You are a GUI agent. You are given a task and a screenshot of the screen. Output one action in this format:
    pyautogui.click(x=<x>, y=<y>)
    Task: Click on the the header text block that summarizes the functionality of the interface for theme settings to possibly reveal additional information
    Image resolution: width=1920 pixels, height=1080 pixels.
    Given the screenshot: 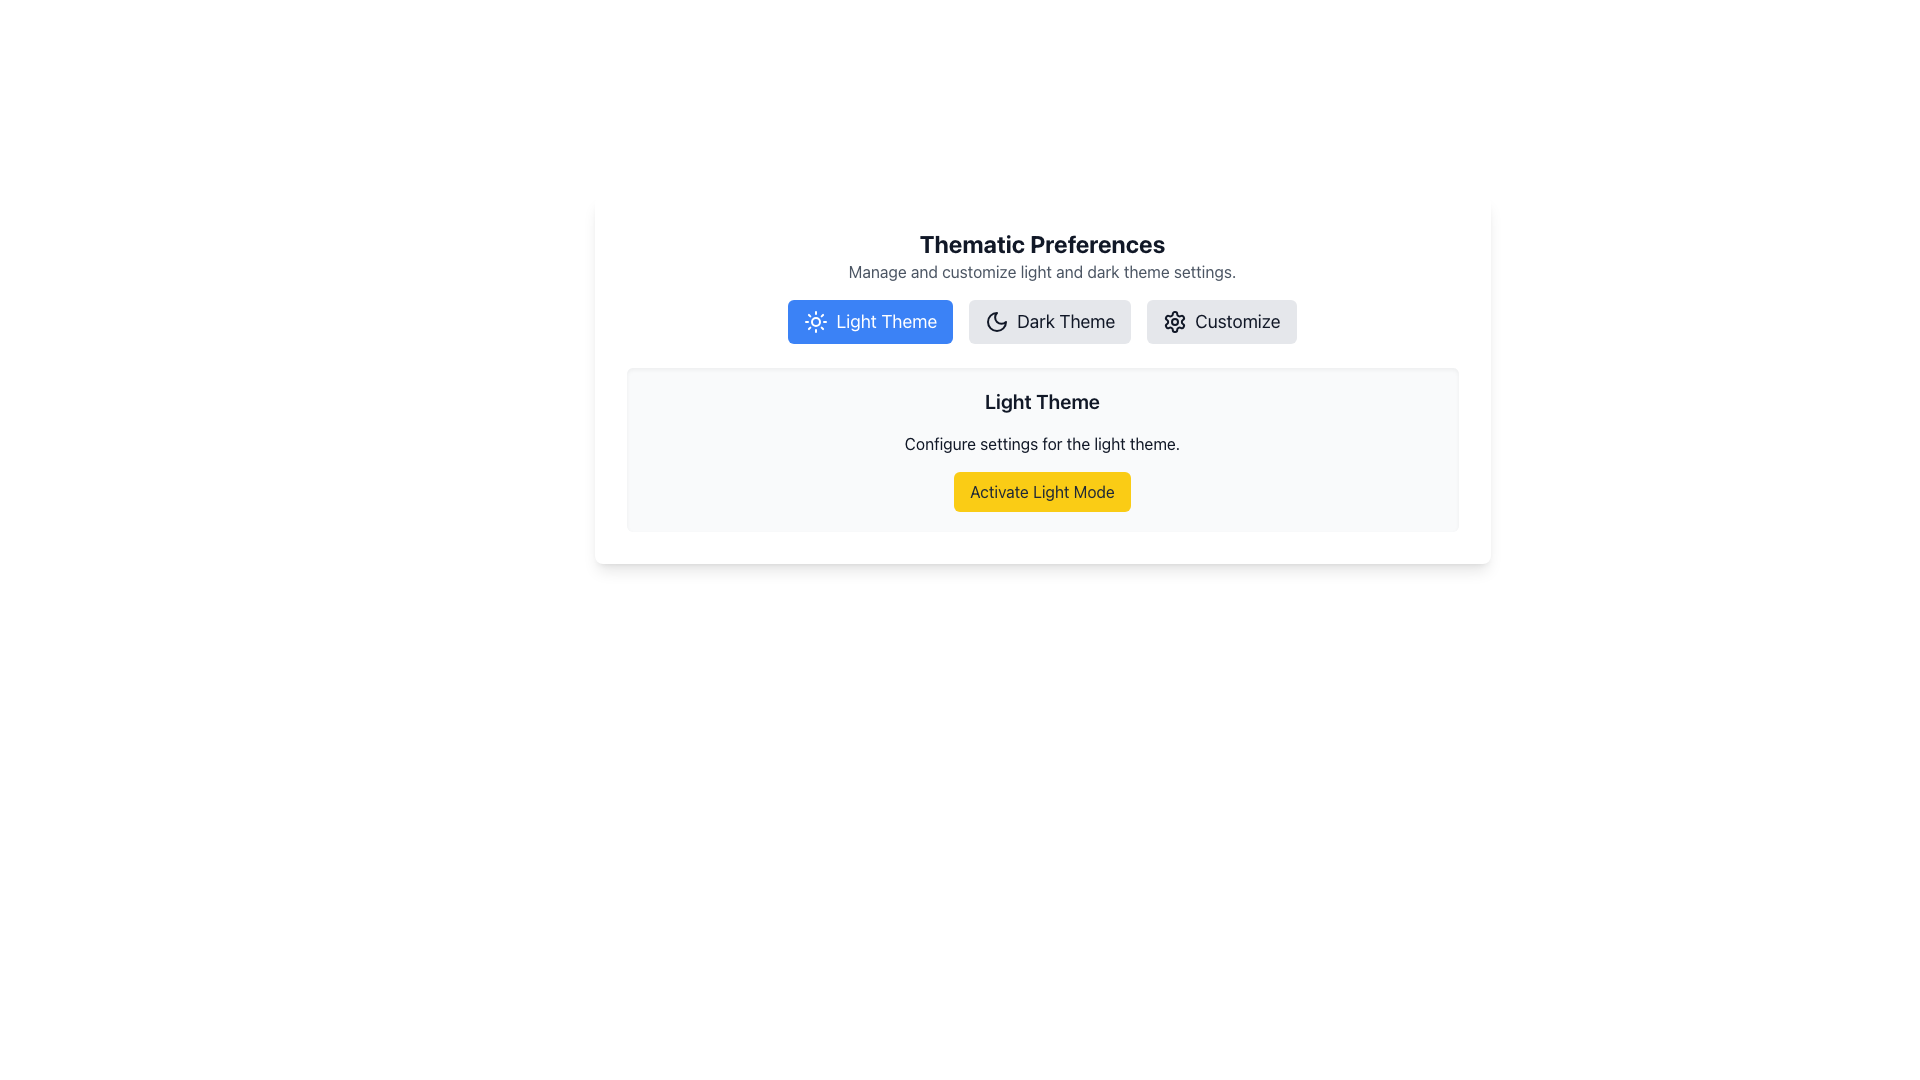 What is the action you would take?
    pyautogui.click(x=1041, y=254)
    